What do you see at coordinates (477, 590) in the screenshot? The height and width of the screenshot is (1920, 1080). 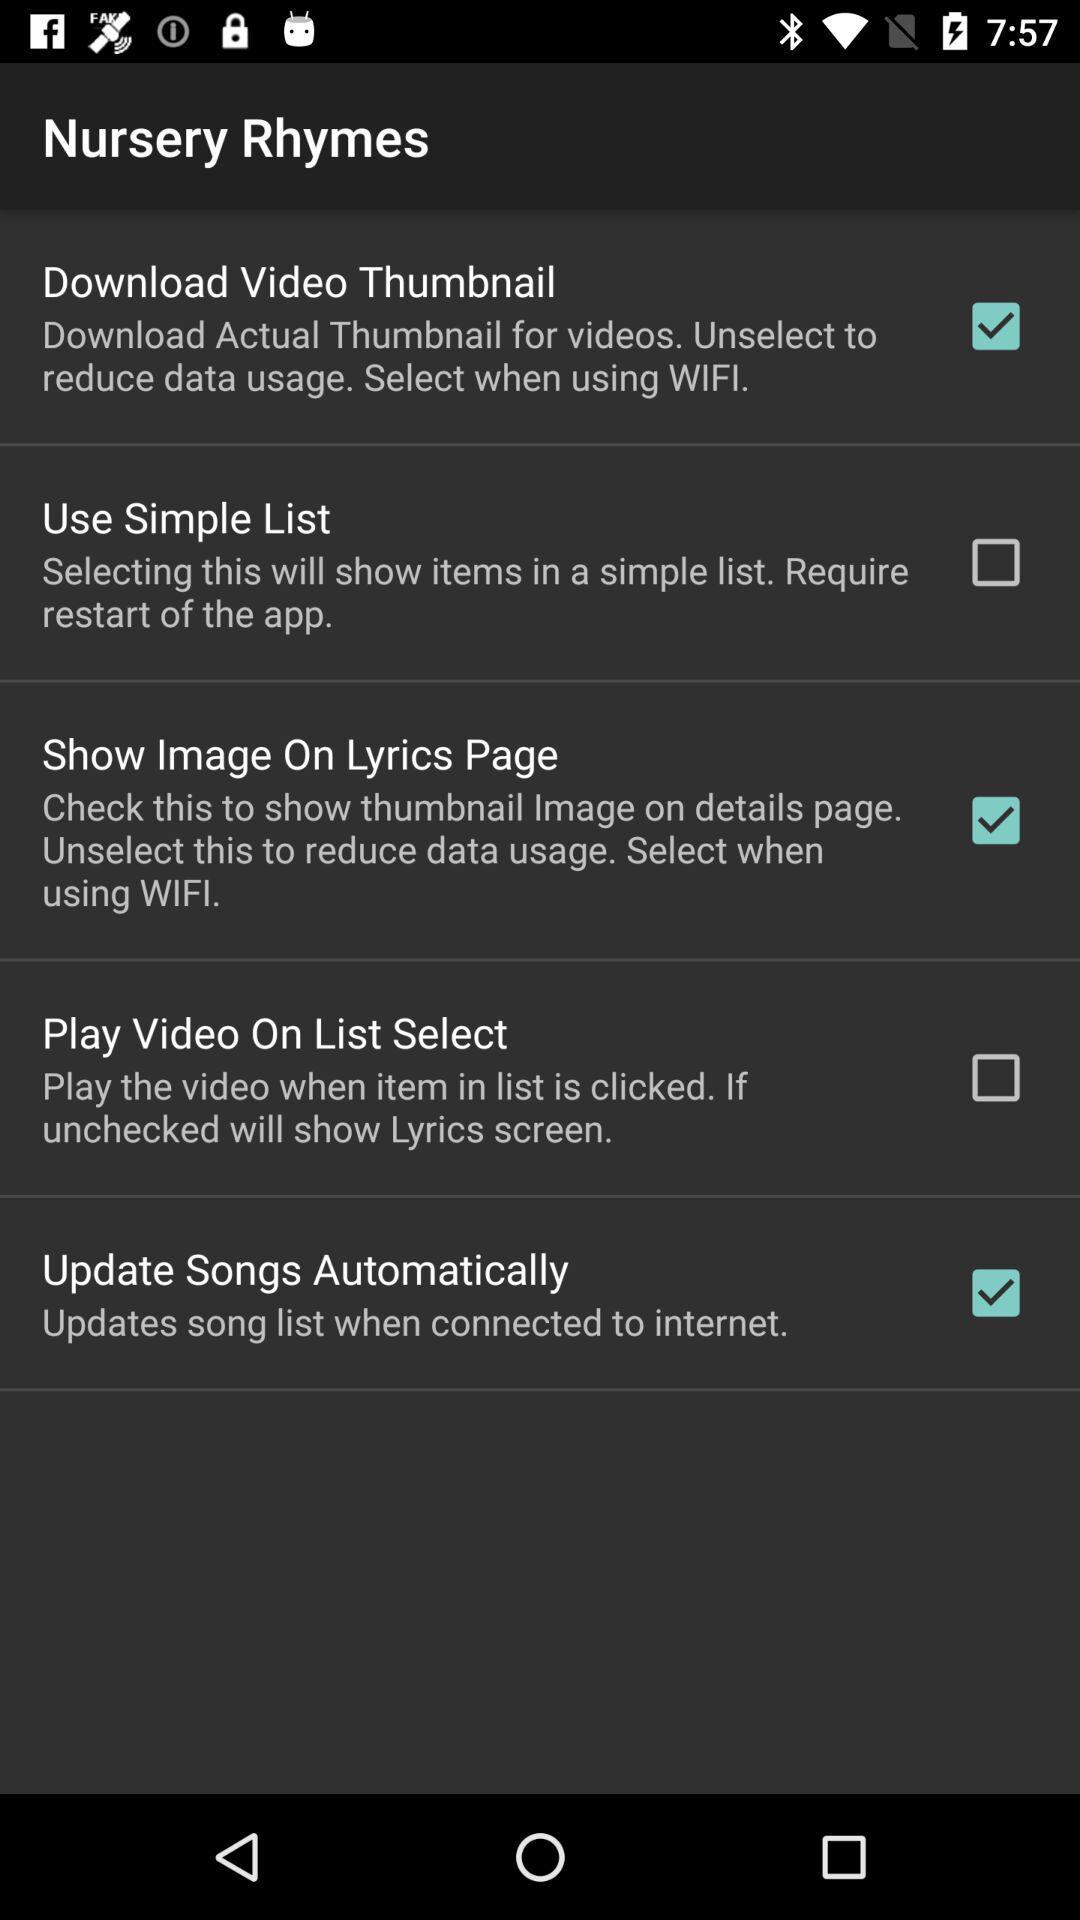 I see `the app below the use simple list app` at bounding box center [477, 590].